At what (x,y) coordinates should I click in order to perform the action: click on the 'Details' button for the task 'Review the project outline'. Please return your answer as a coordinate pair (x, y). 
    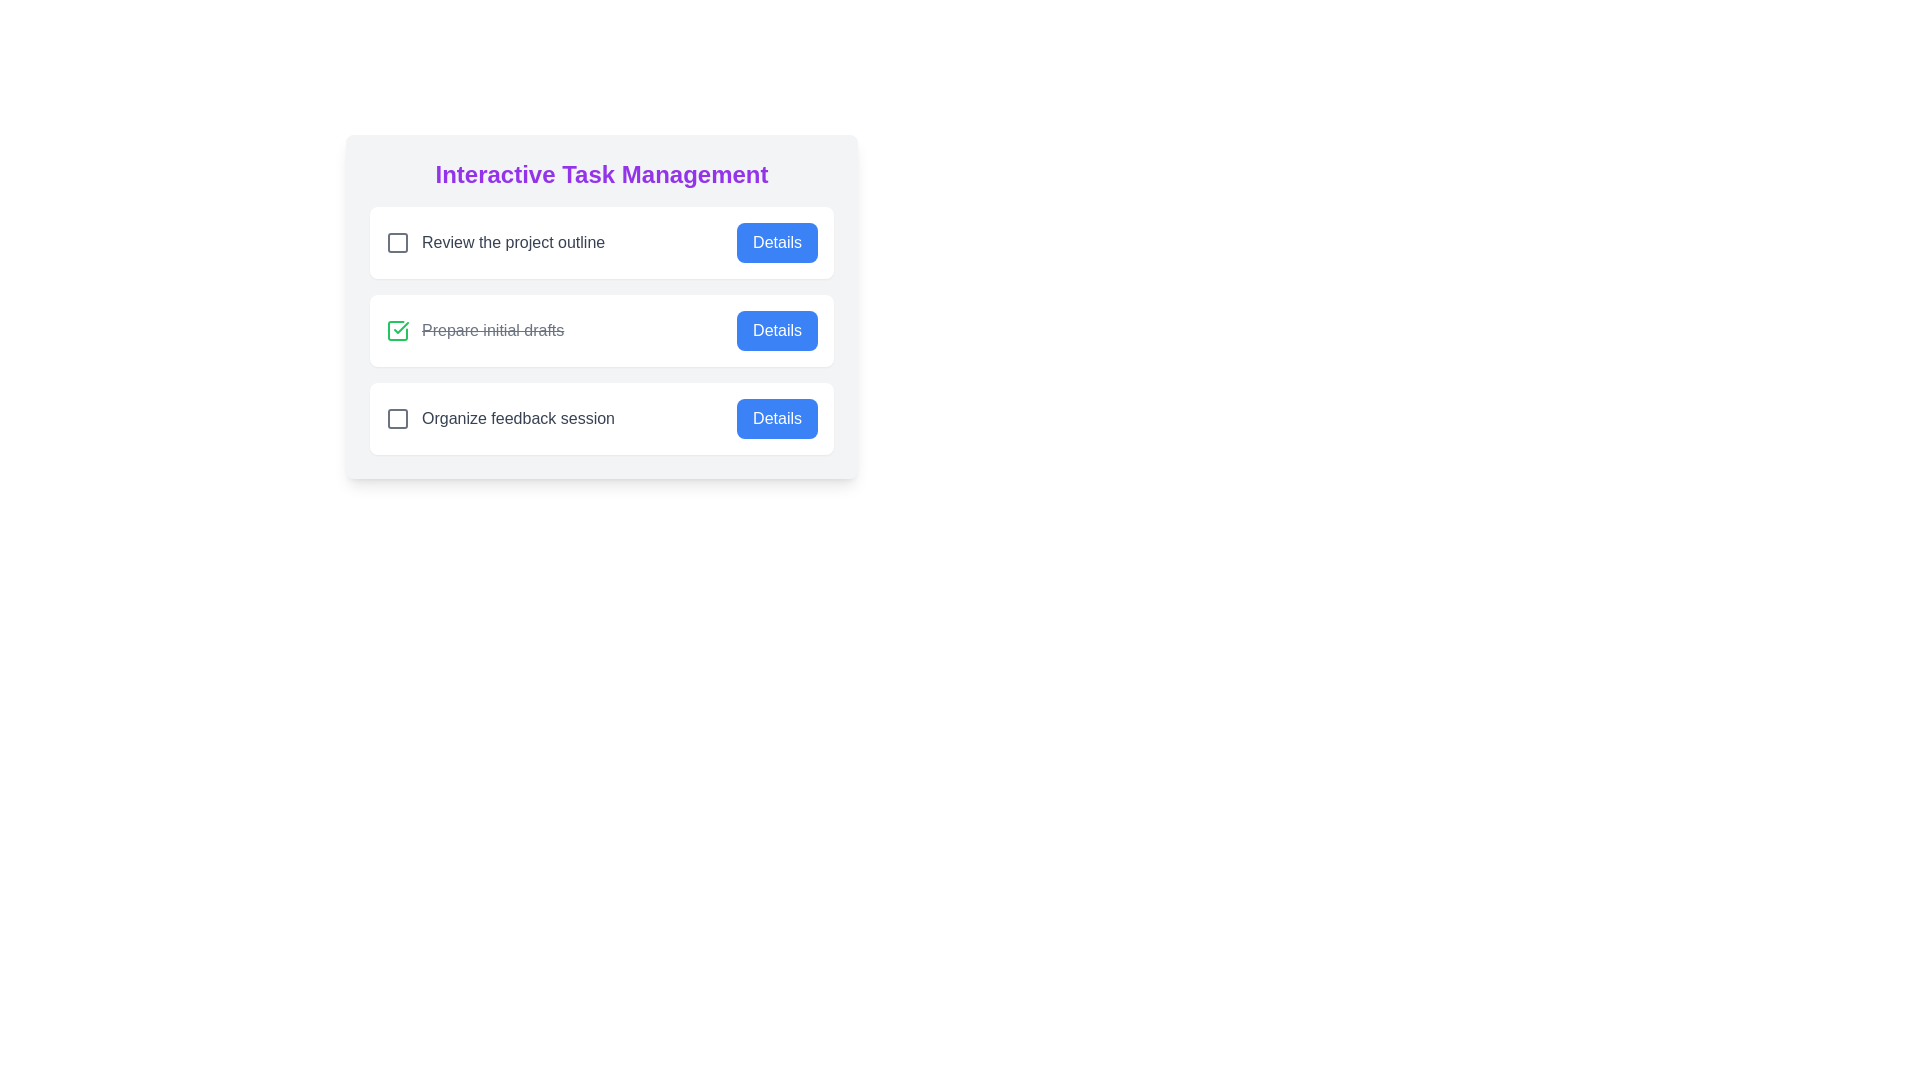
    Looking at the image, I should click on (776, 242).